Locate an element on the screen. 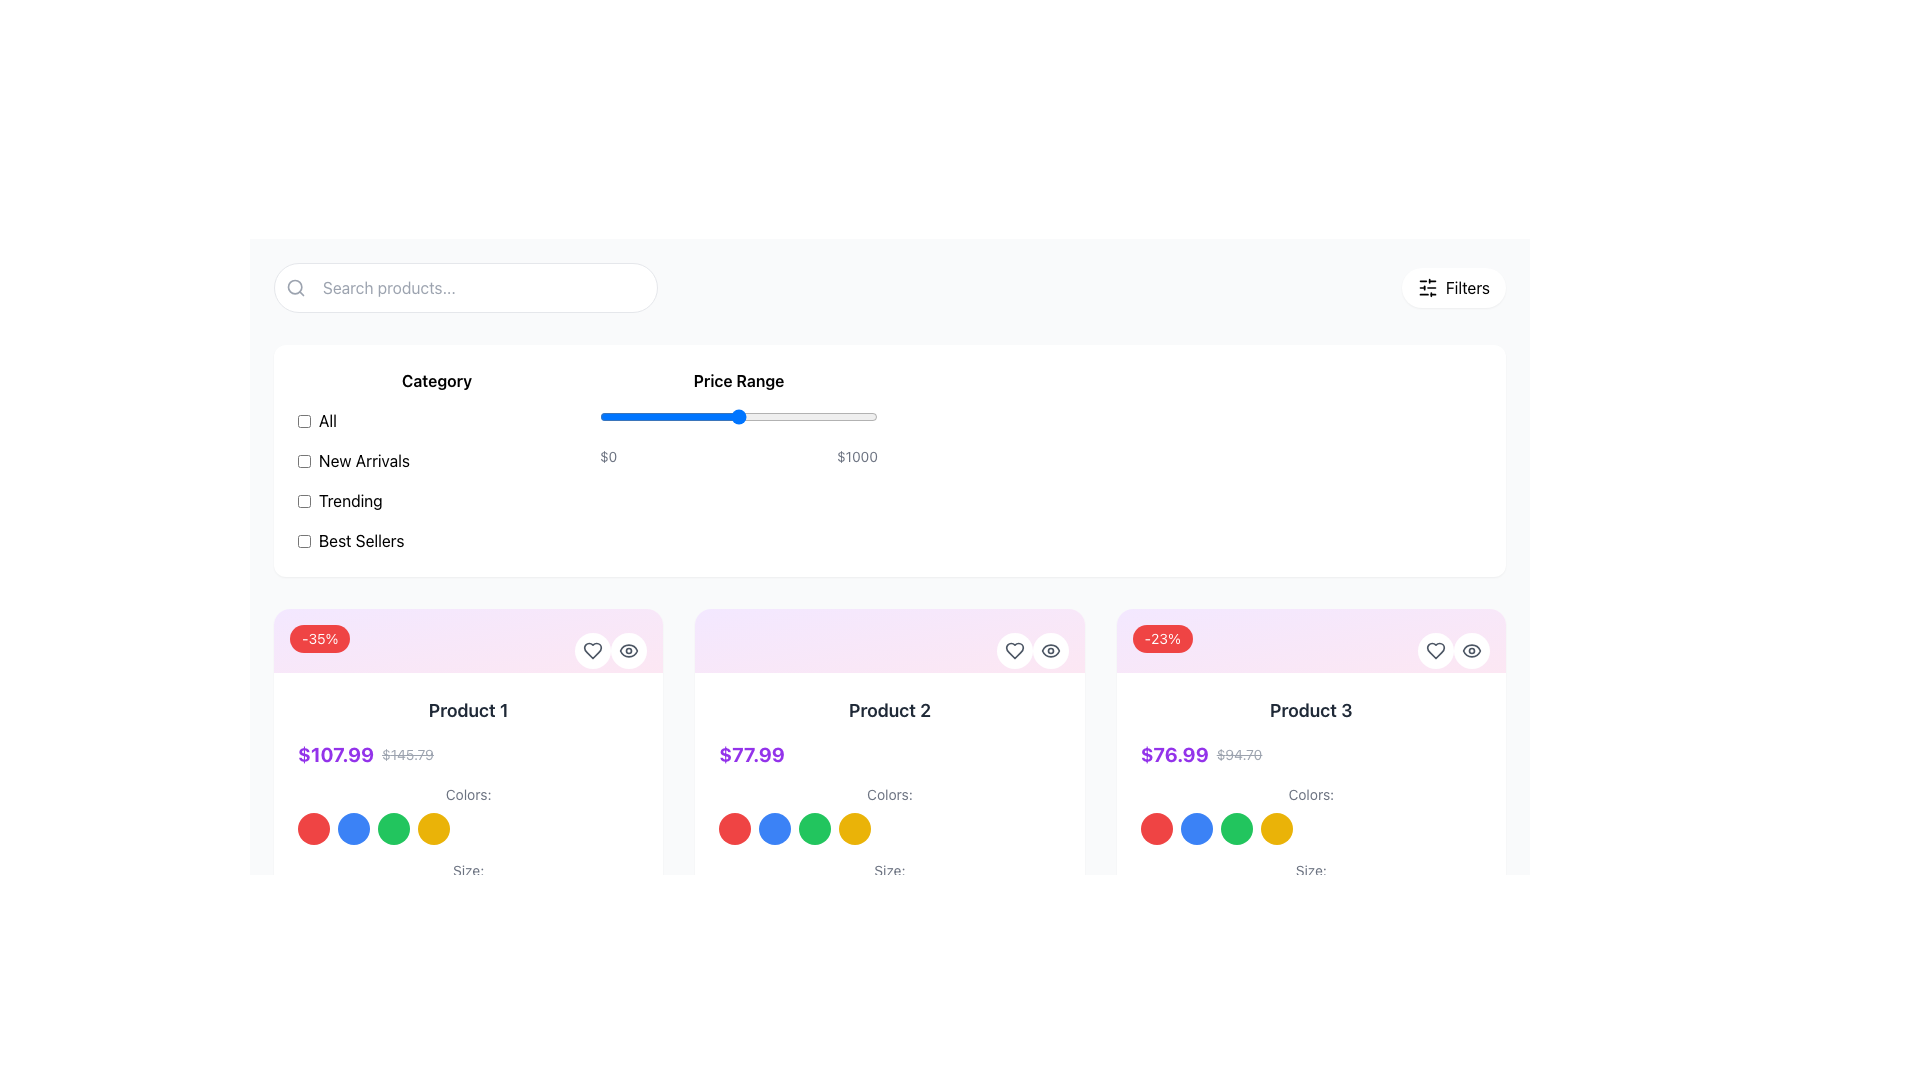 The image size is (1920, 1080). the small circular red button, which is the first in a sequence of four colored circles located below the price and title of 'Product 2' is located at coordinates (733, 829).